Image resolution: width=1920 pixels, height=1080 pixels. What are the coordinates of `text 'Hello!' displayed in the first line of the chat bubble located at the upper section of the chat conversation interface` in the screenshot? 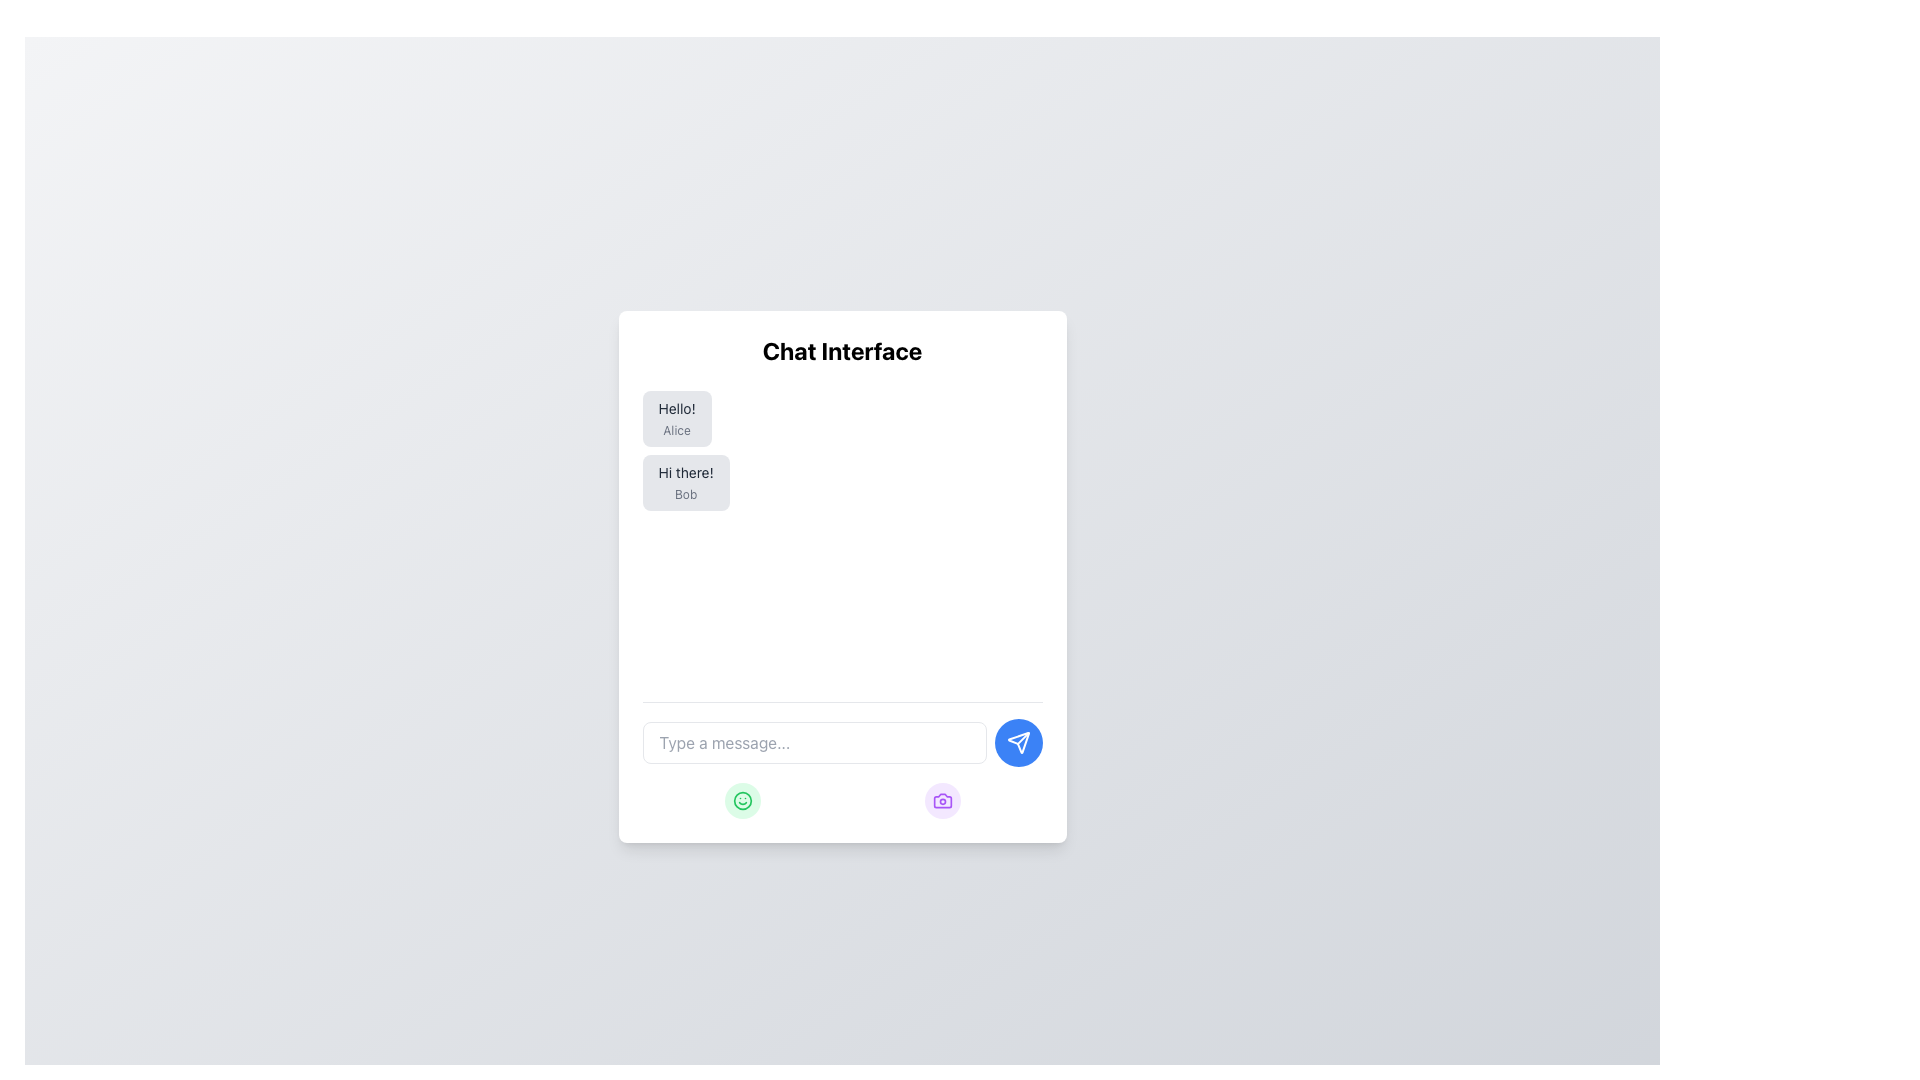 It's located at (677, 407).